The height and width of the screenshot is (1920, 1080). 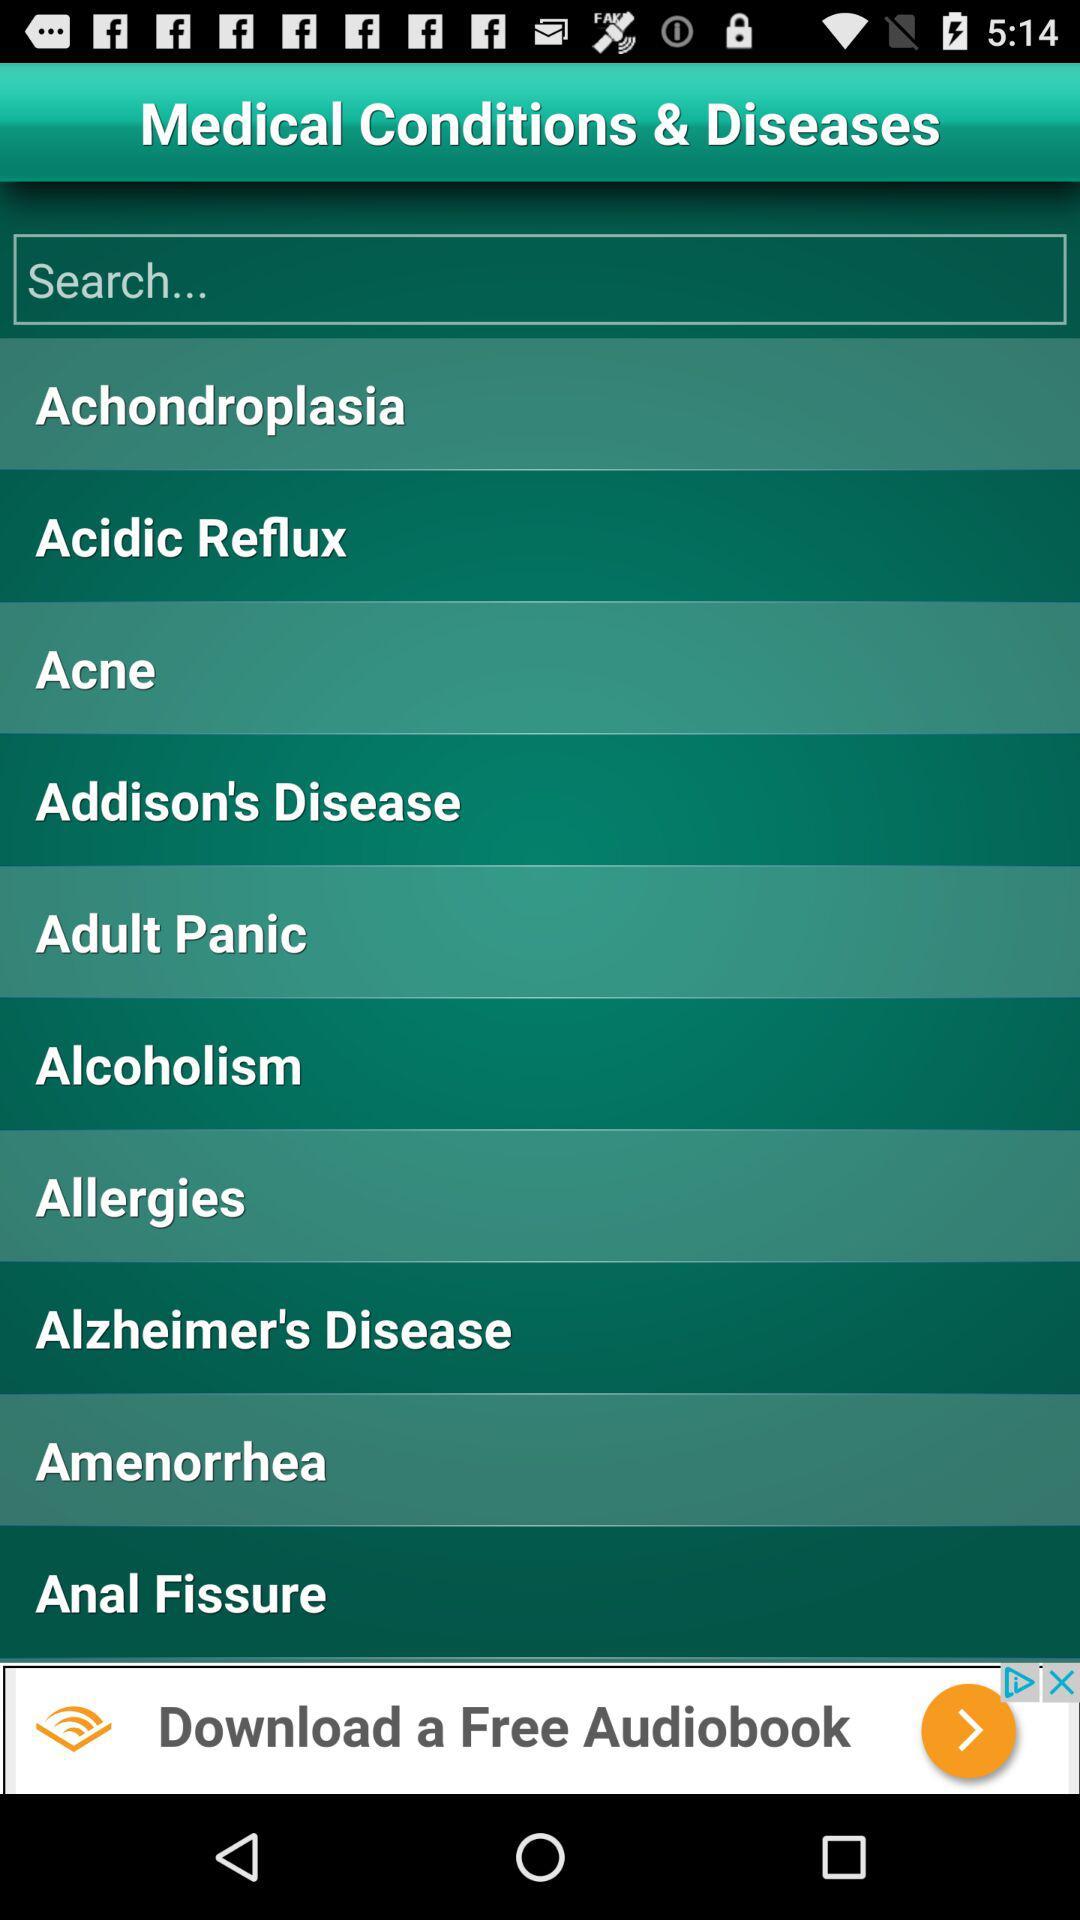 What do you see at coordinates (540, 278) in the screenshot?
I see `search` at bounding box center [540, 278].